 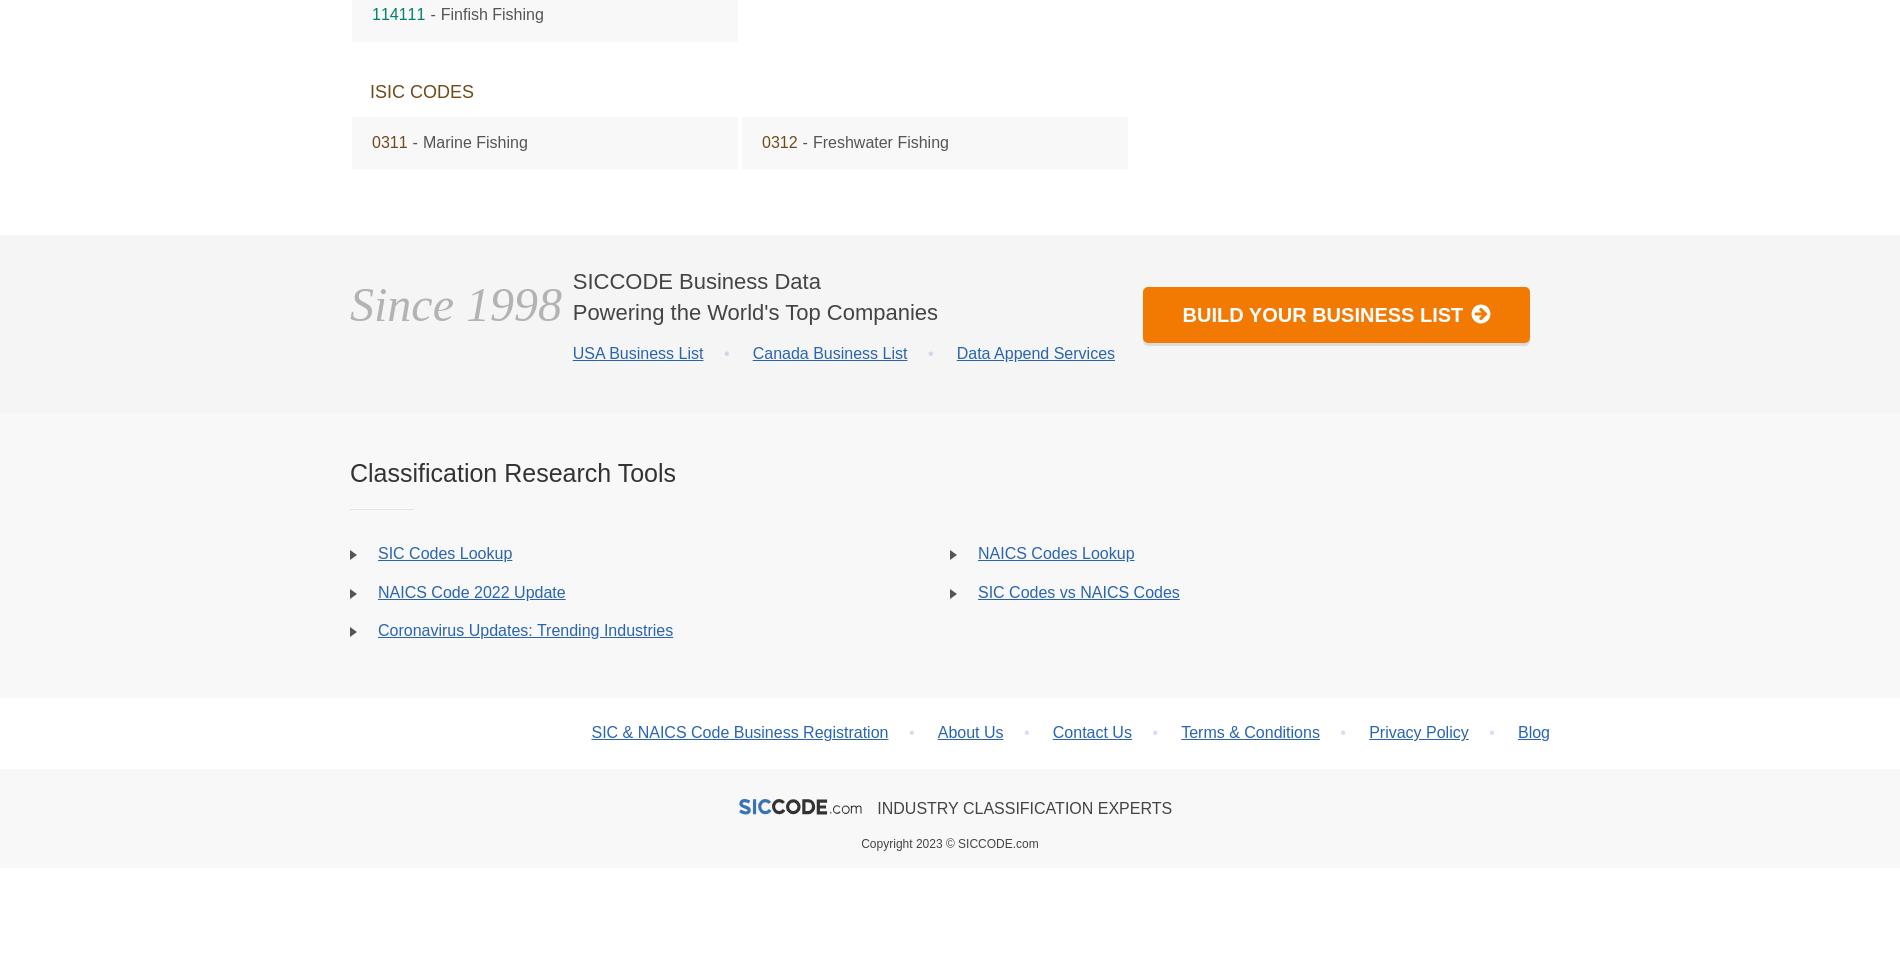 I want to click on 'Data Append Services', so click(x=1035, y=352).